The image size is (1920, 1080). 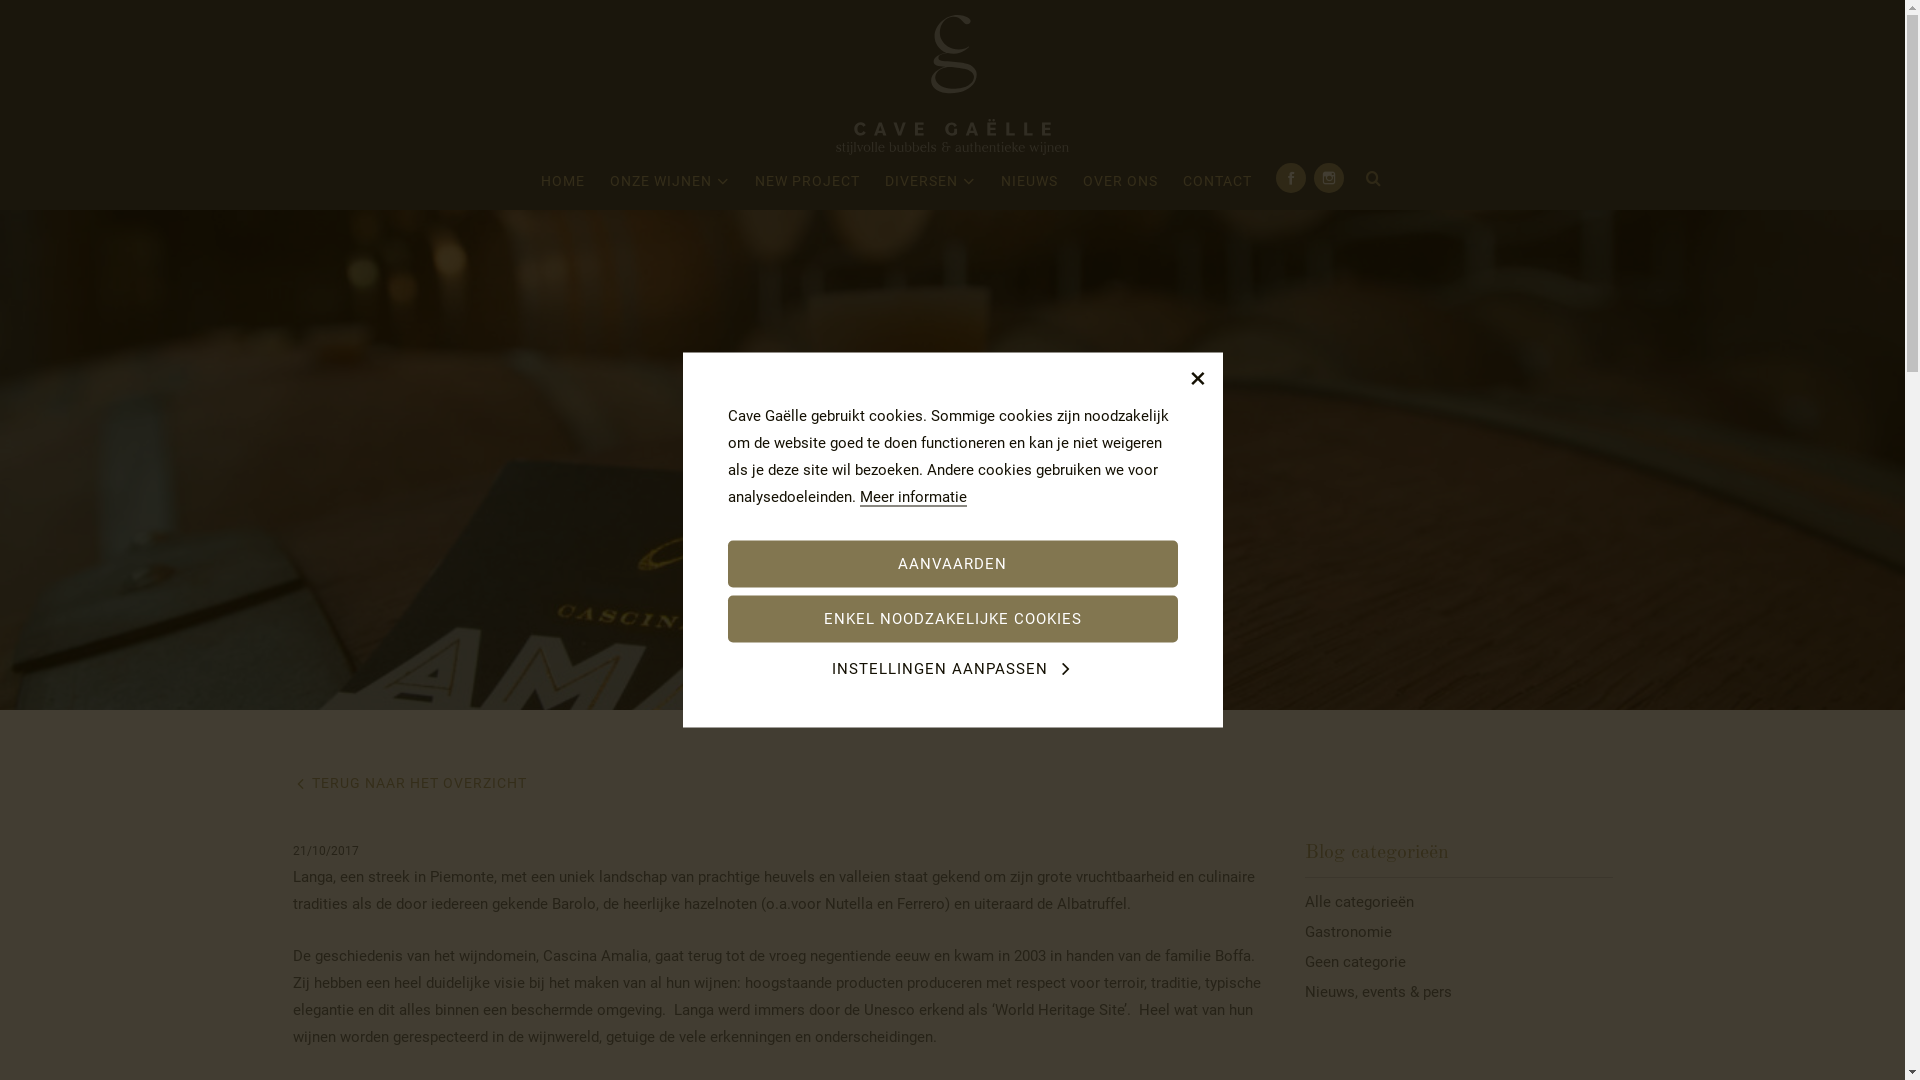 I want to click on 'Meer informatie', so click(x=859, y=496).